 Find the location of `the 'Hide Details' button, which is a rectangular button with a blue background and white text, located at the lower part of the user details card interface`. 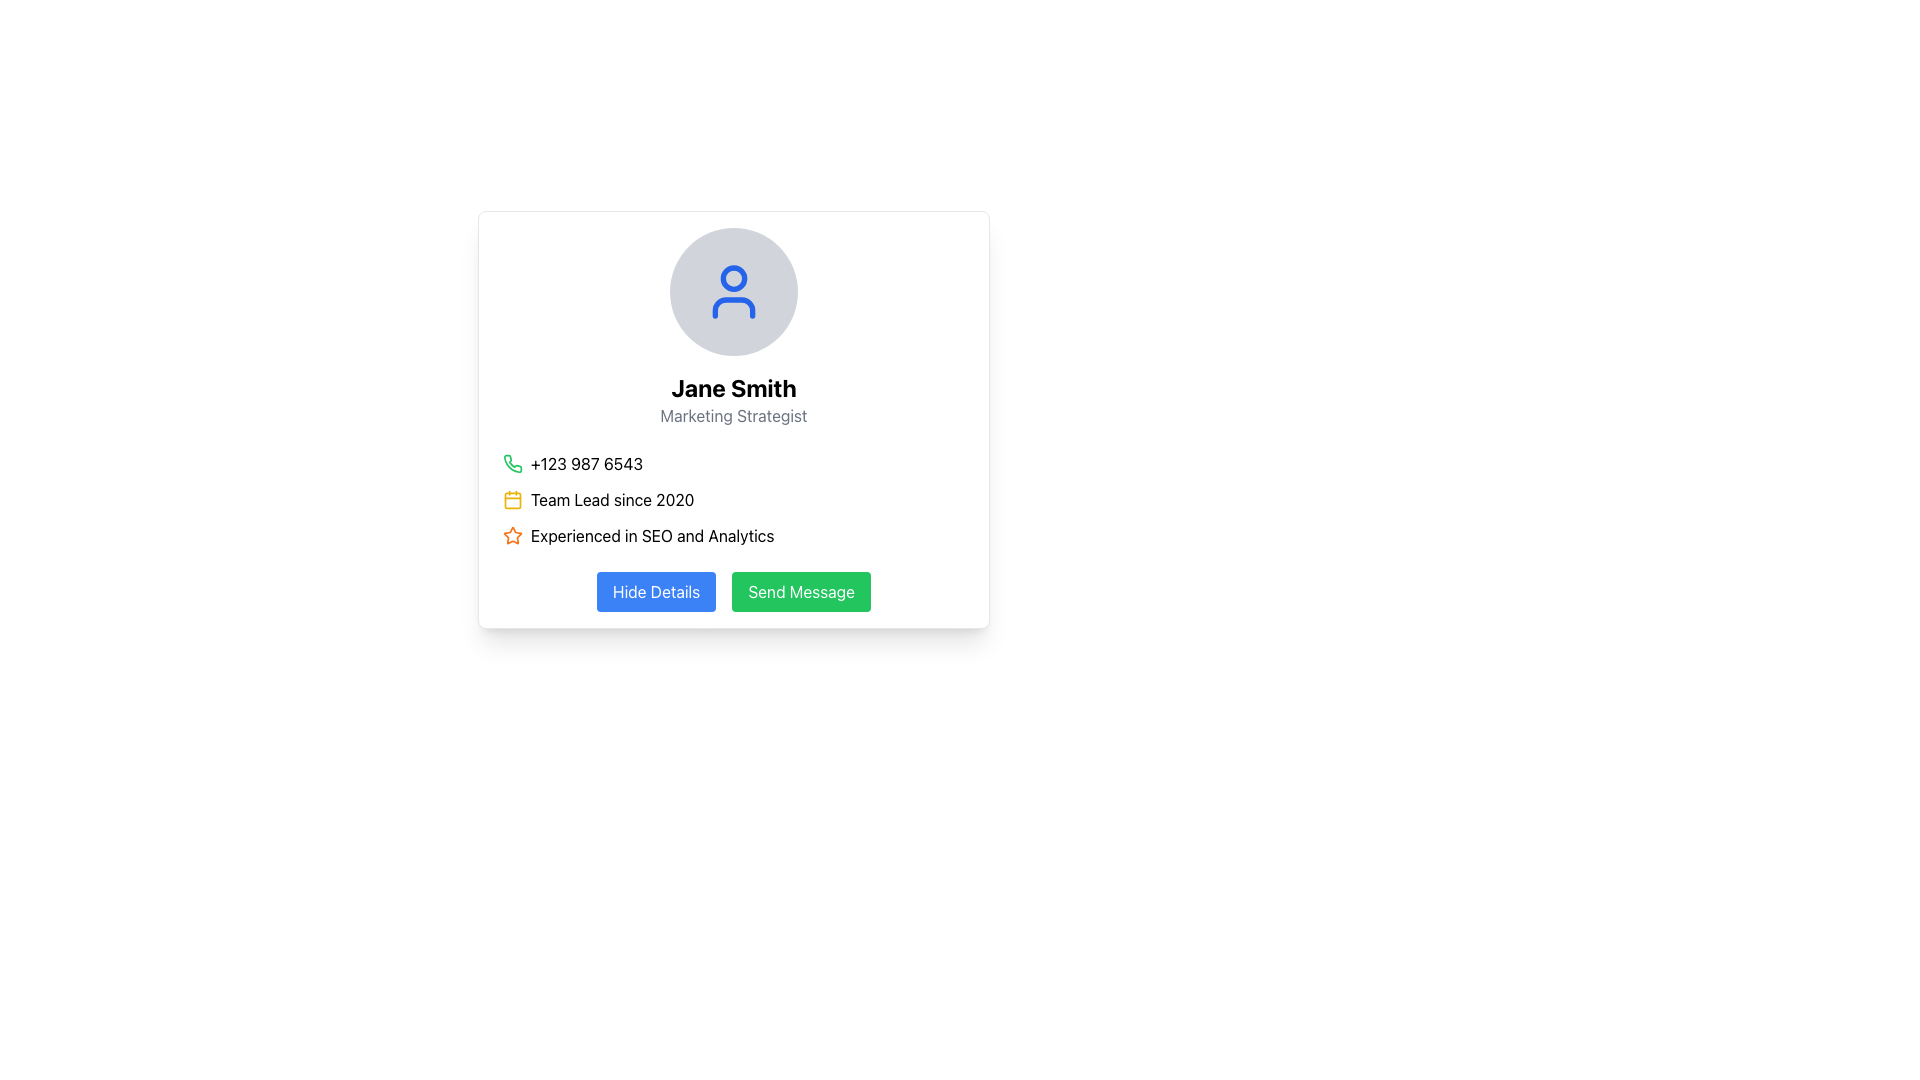

the 'Hide Details' button, which is a rectangular button with a blue background and white text, located at the lower part of the user details card interface is located at coordinates (656, 590).